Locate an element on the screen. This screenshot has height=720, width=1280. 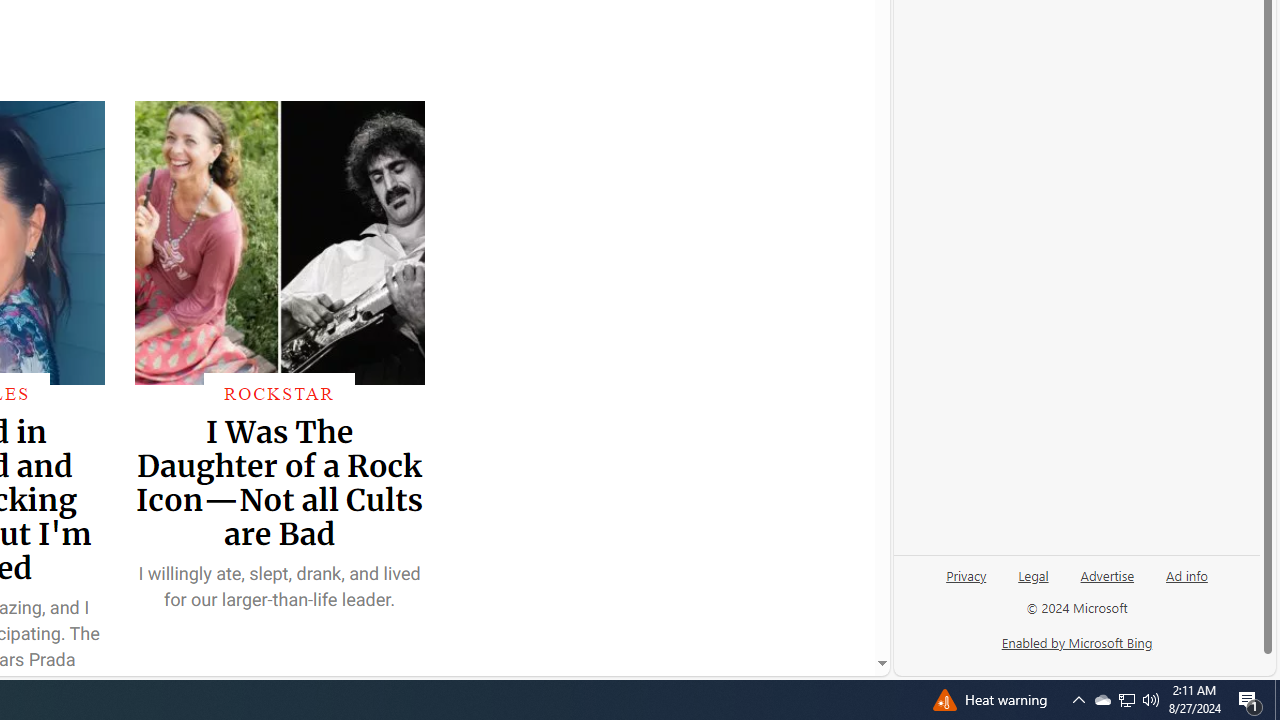
'Advertise' is located at coordinates (1106, 574).